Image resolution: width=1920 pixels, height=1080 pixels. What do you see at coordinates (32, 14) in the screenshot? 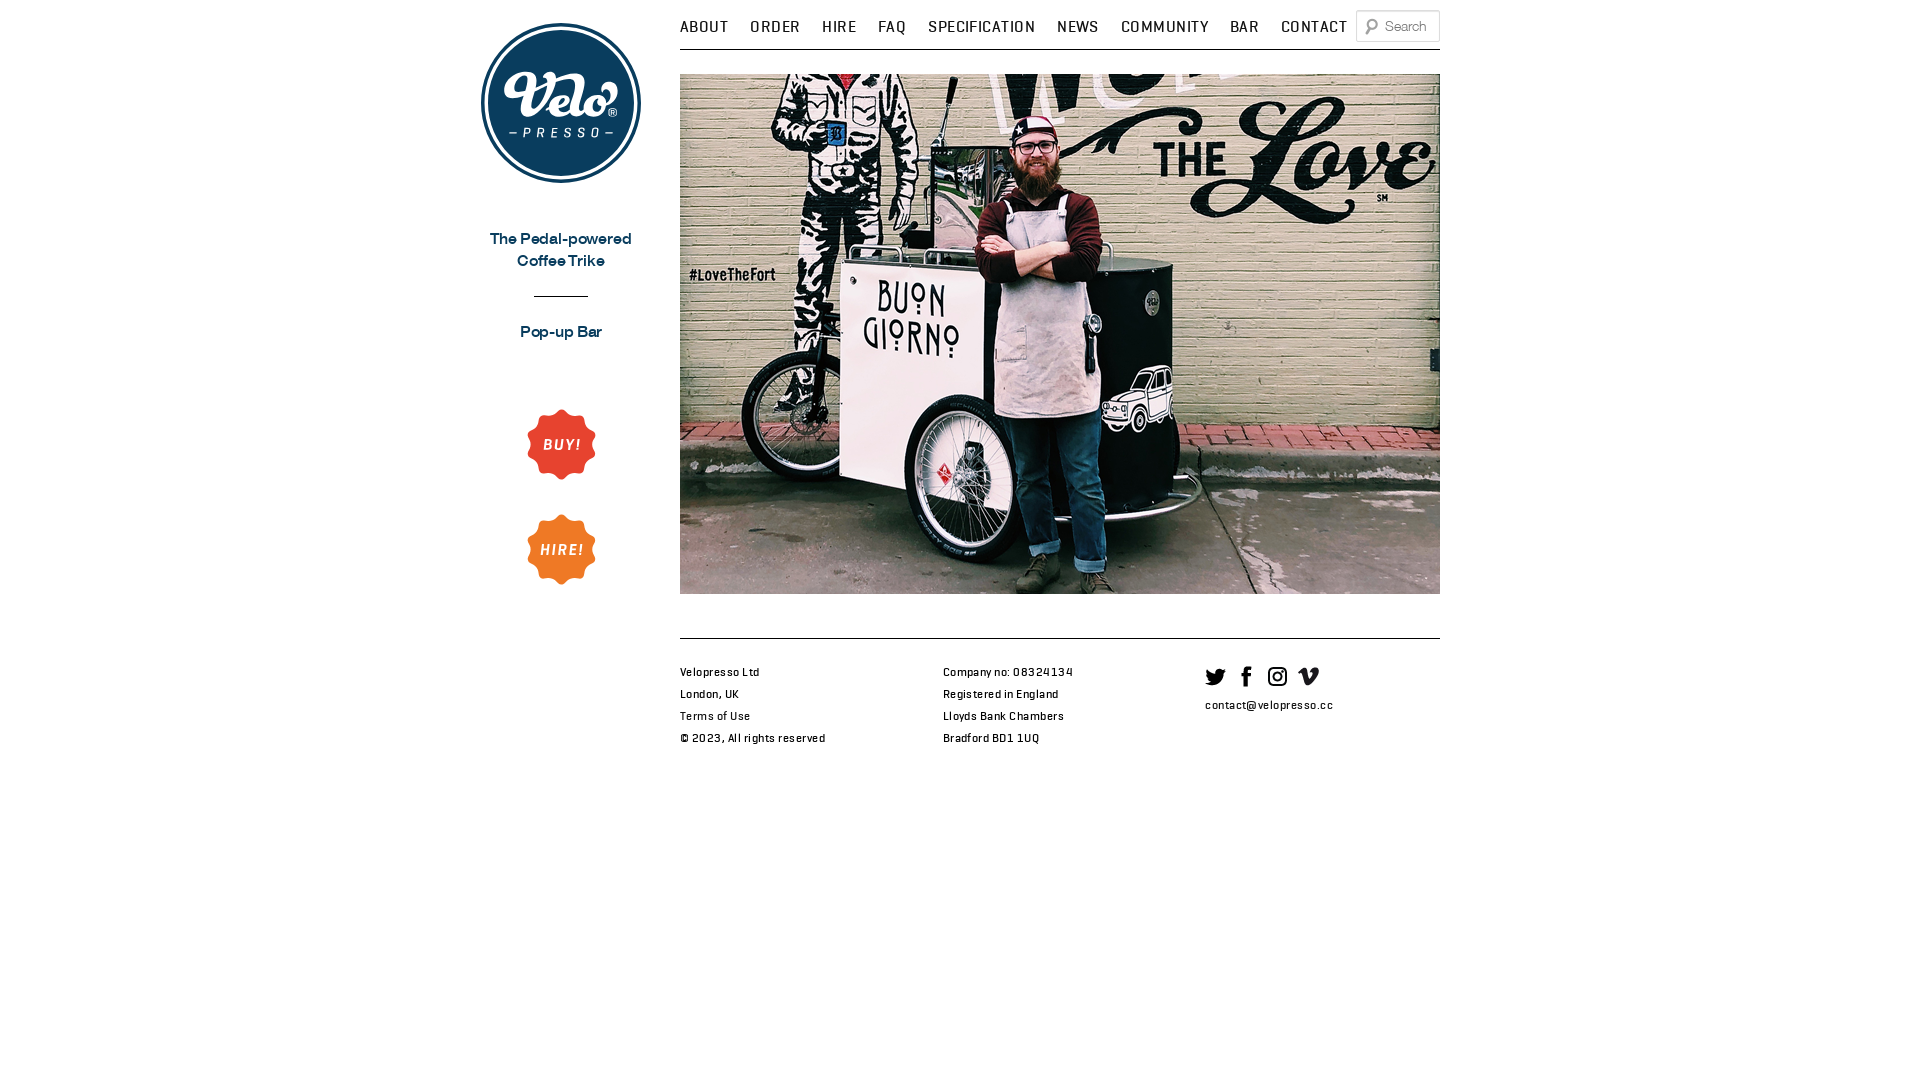
I see `'Search'` at bounding box center [32, 14].